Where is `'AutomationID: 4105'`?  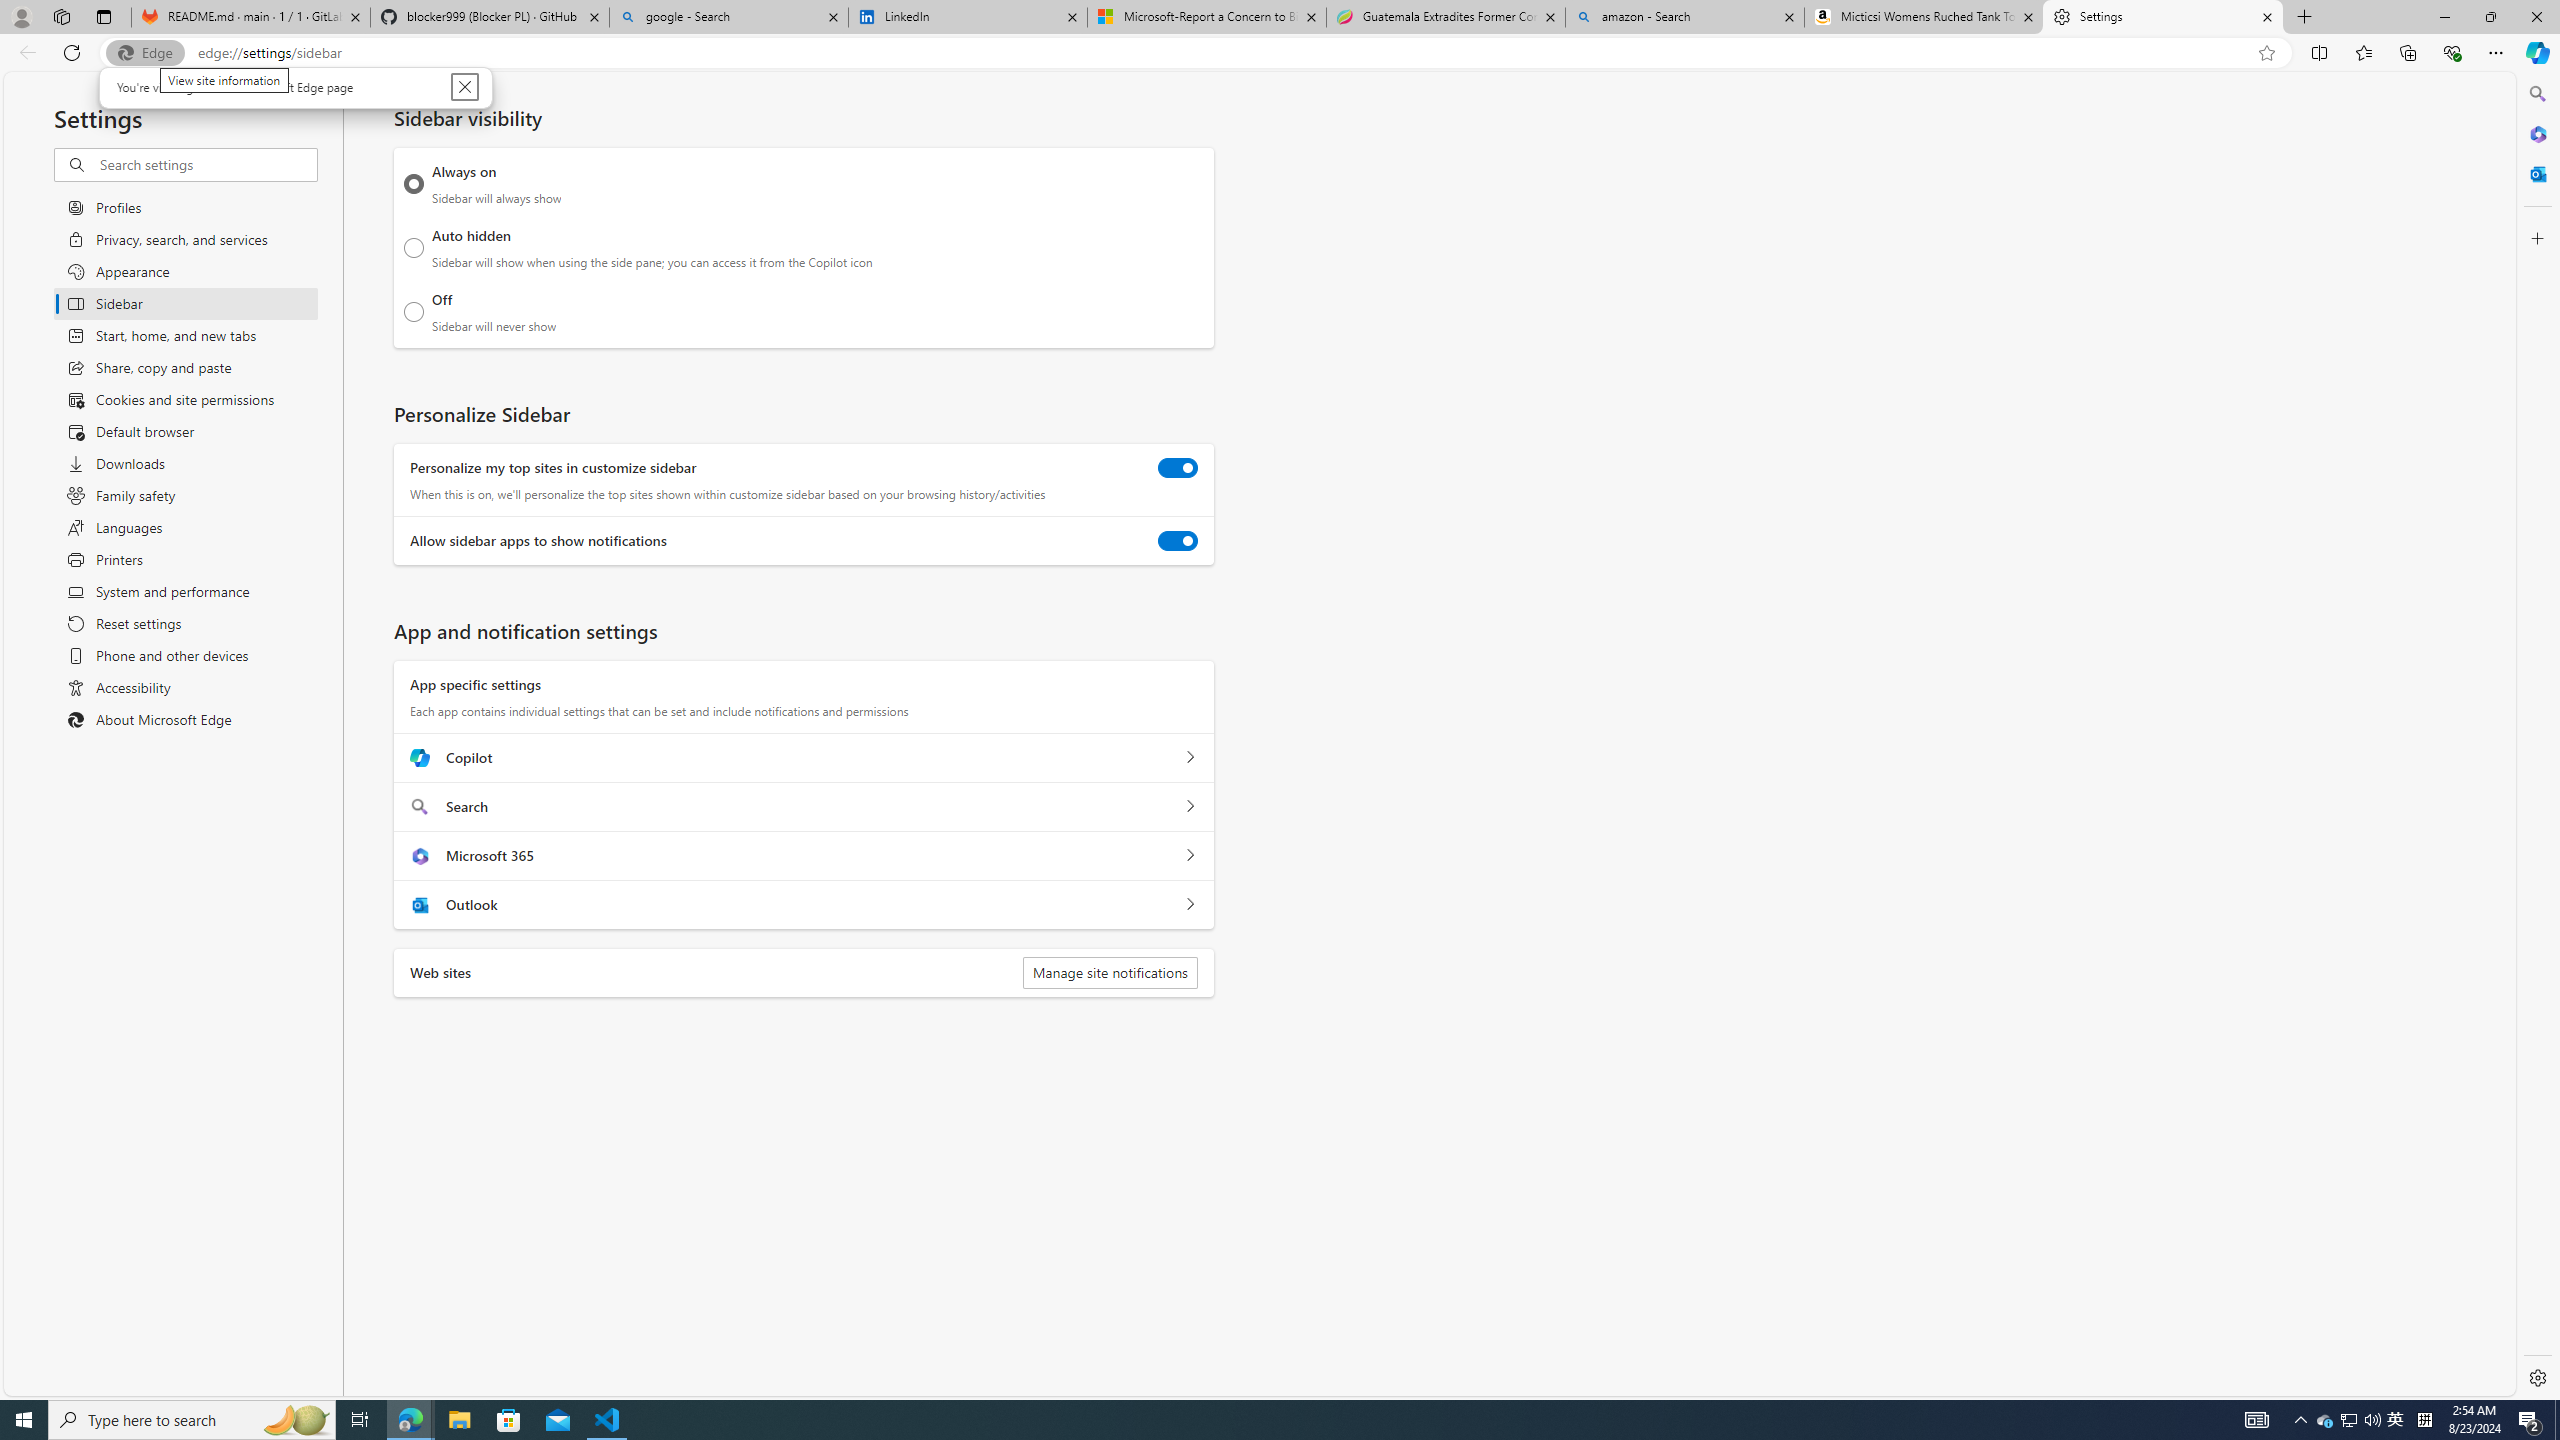 'AutomationID: 4105' is located at coordinates (2255, 1418).